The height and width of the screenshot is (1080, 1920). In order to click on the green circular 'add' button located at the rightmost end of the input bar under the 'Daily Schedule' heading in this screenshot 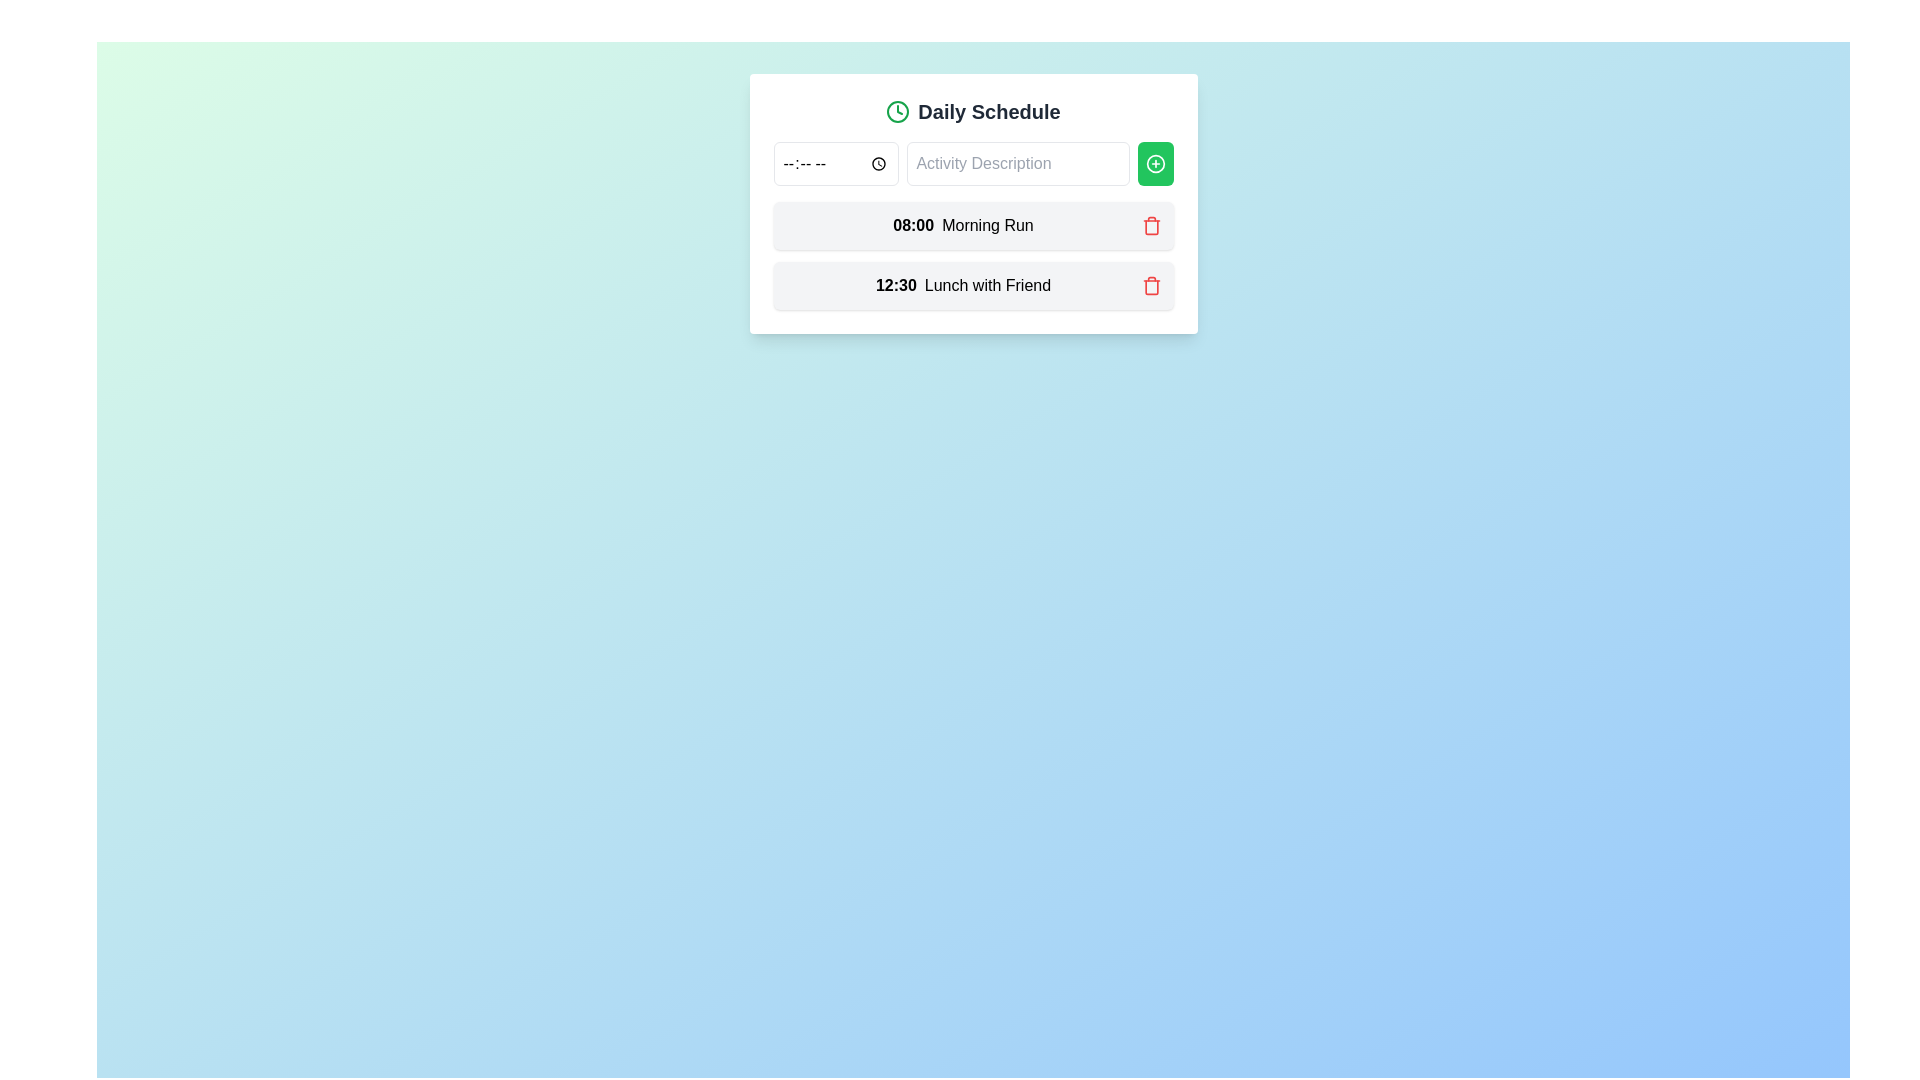, I will do `click(1155, 163)`.